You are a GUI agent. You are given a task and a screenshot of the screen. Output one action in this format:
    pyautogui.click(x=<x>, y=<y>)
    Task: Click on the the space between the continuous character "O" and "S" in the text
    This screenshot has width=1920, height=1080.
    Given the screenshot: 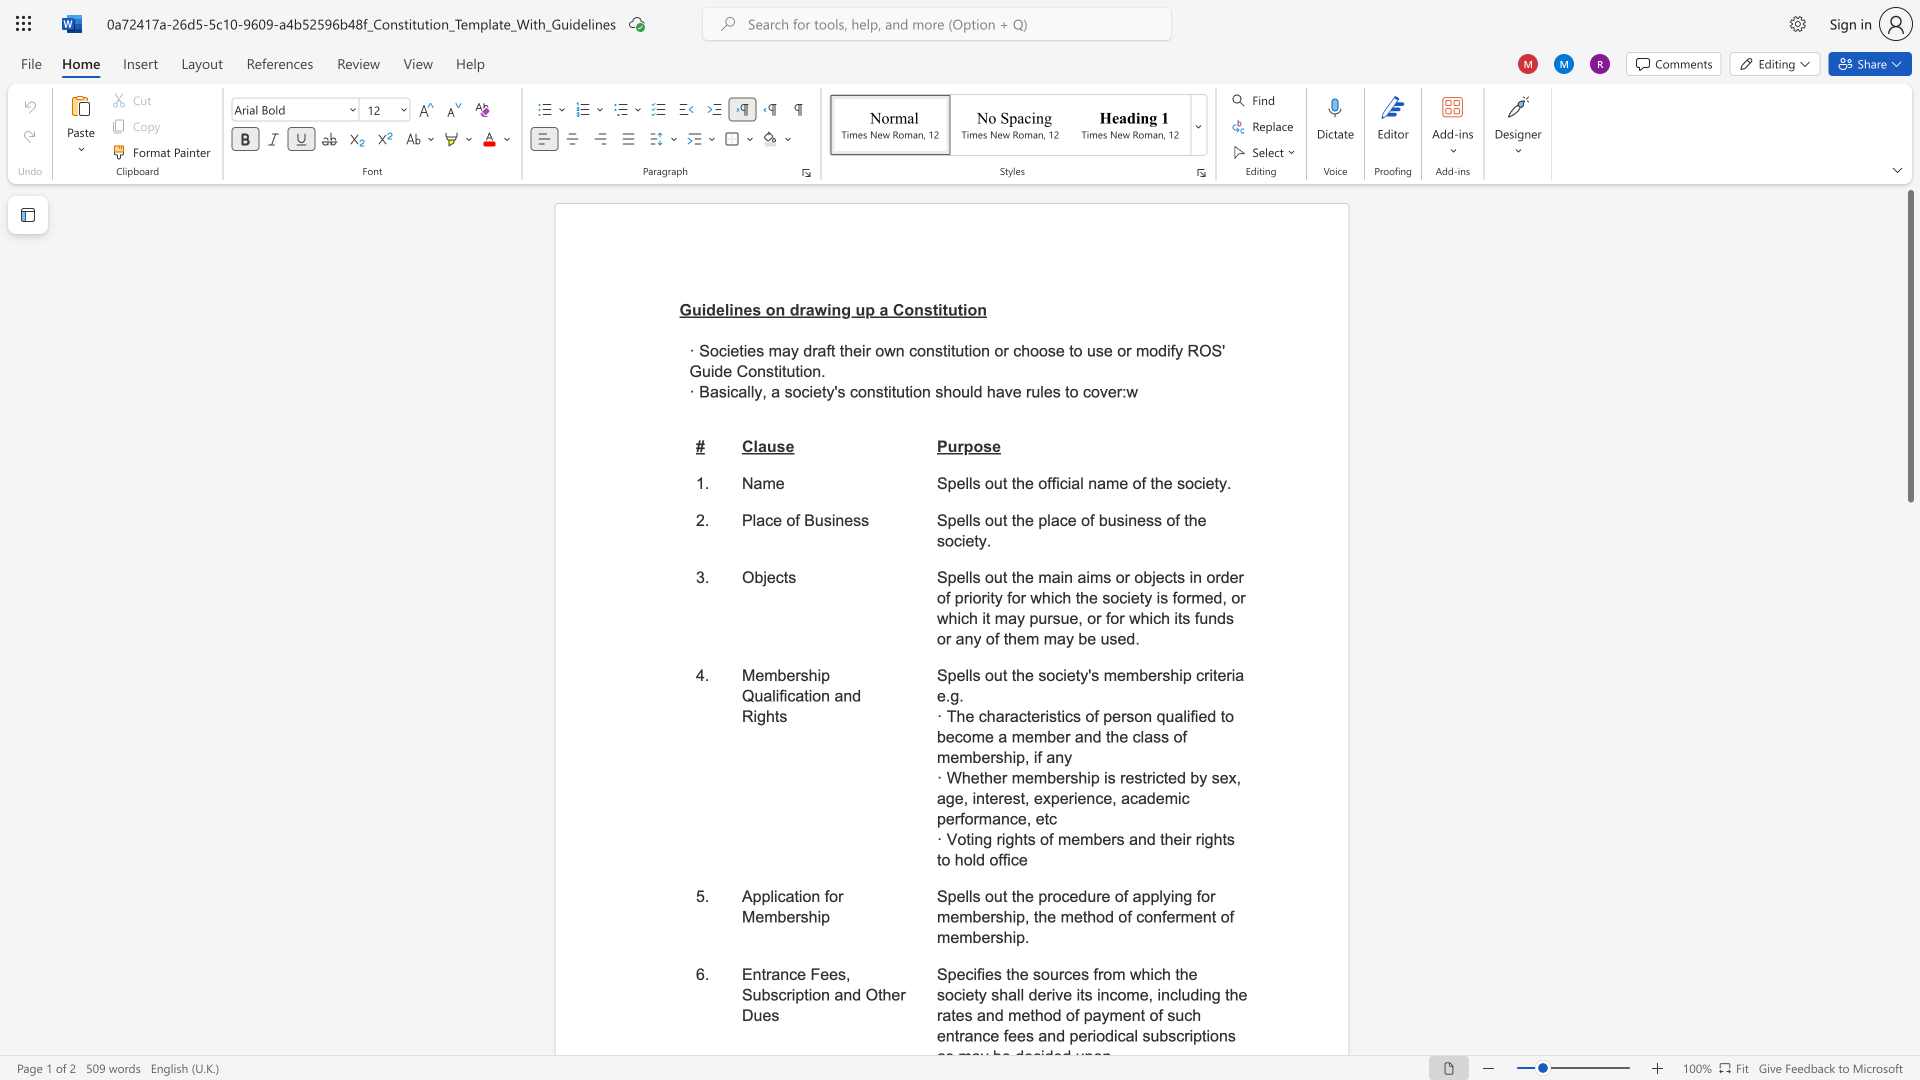 What is the action you would take?
    pyautogui.click(x=1210, y=350)
    